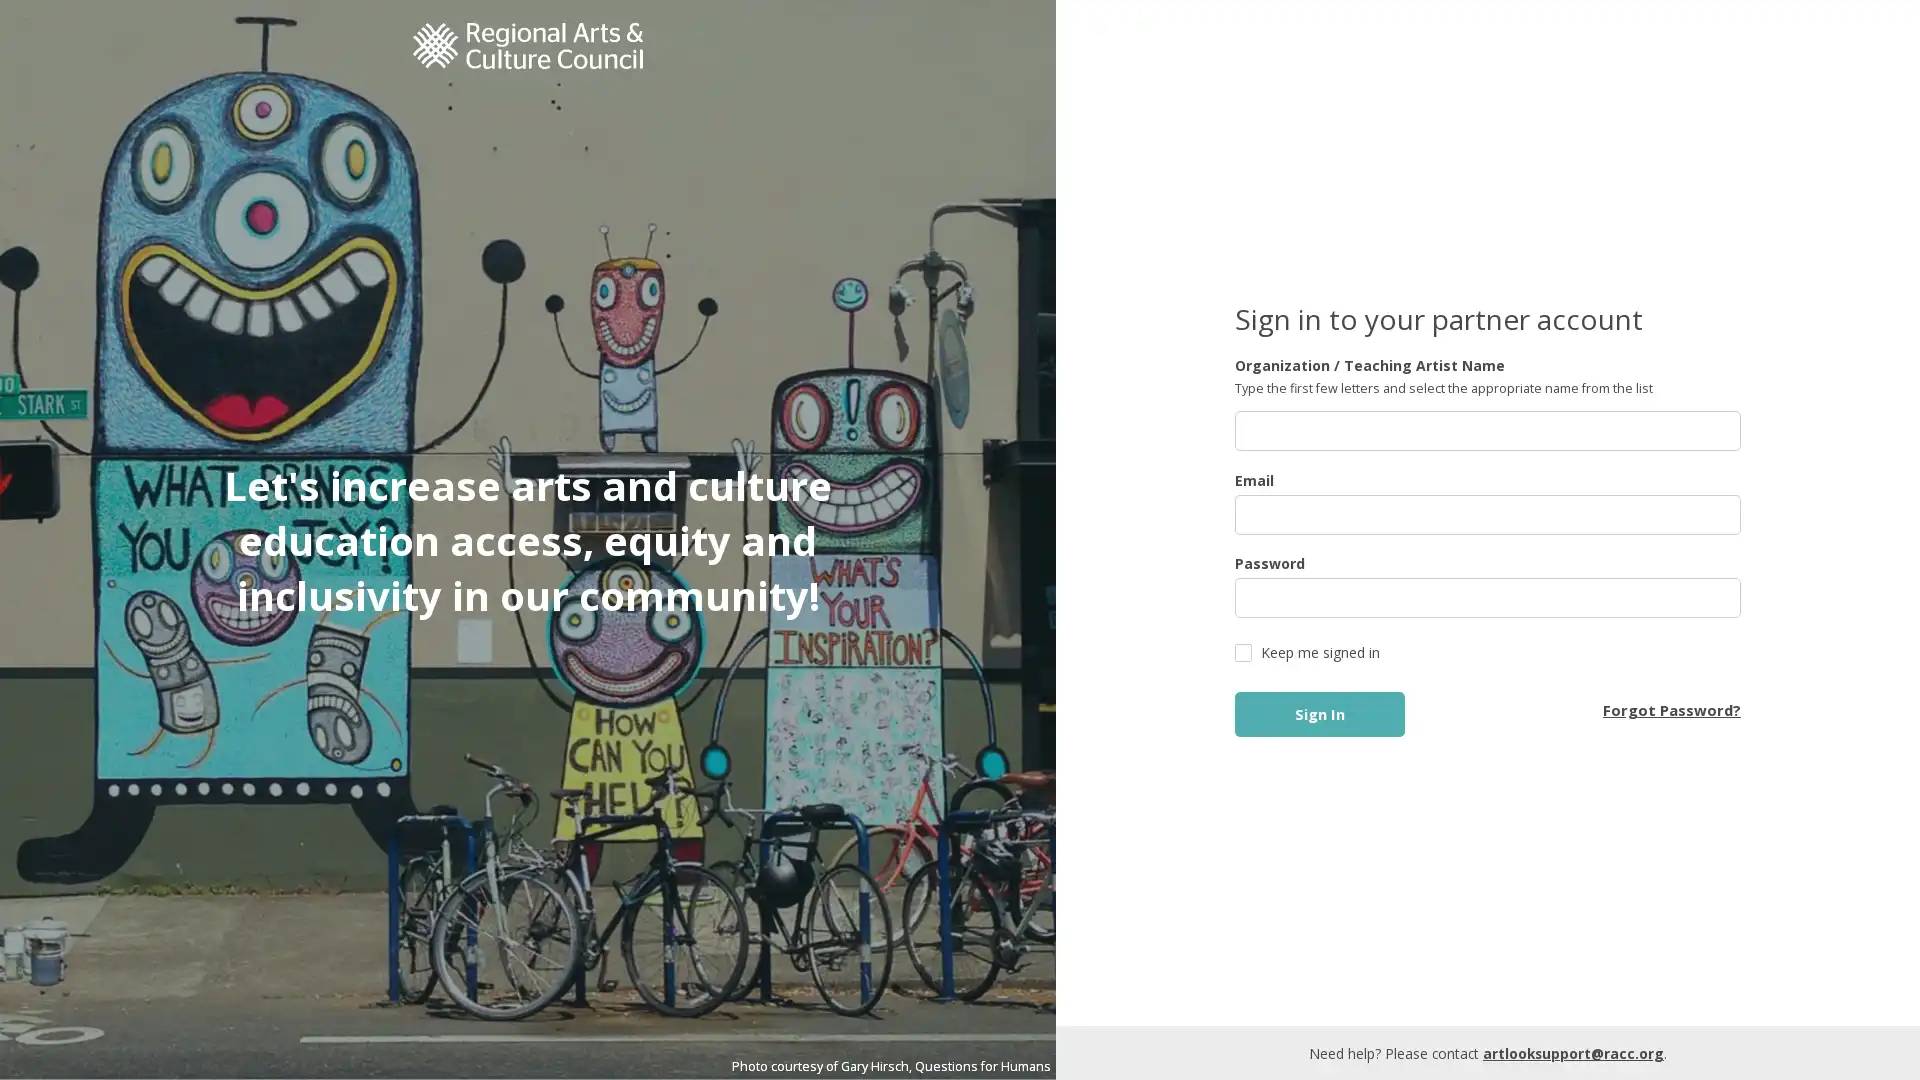 This screenshot has height=1080, width=1920. What do you see at coordinates (1320, 712) in the screenshot?
I see `Sign In` at bounding box center [1320, 712].